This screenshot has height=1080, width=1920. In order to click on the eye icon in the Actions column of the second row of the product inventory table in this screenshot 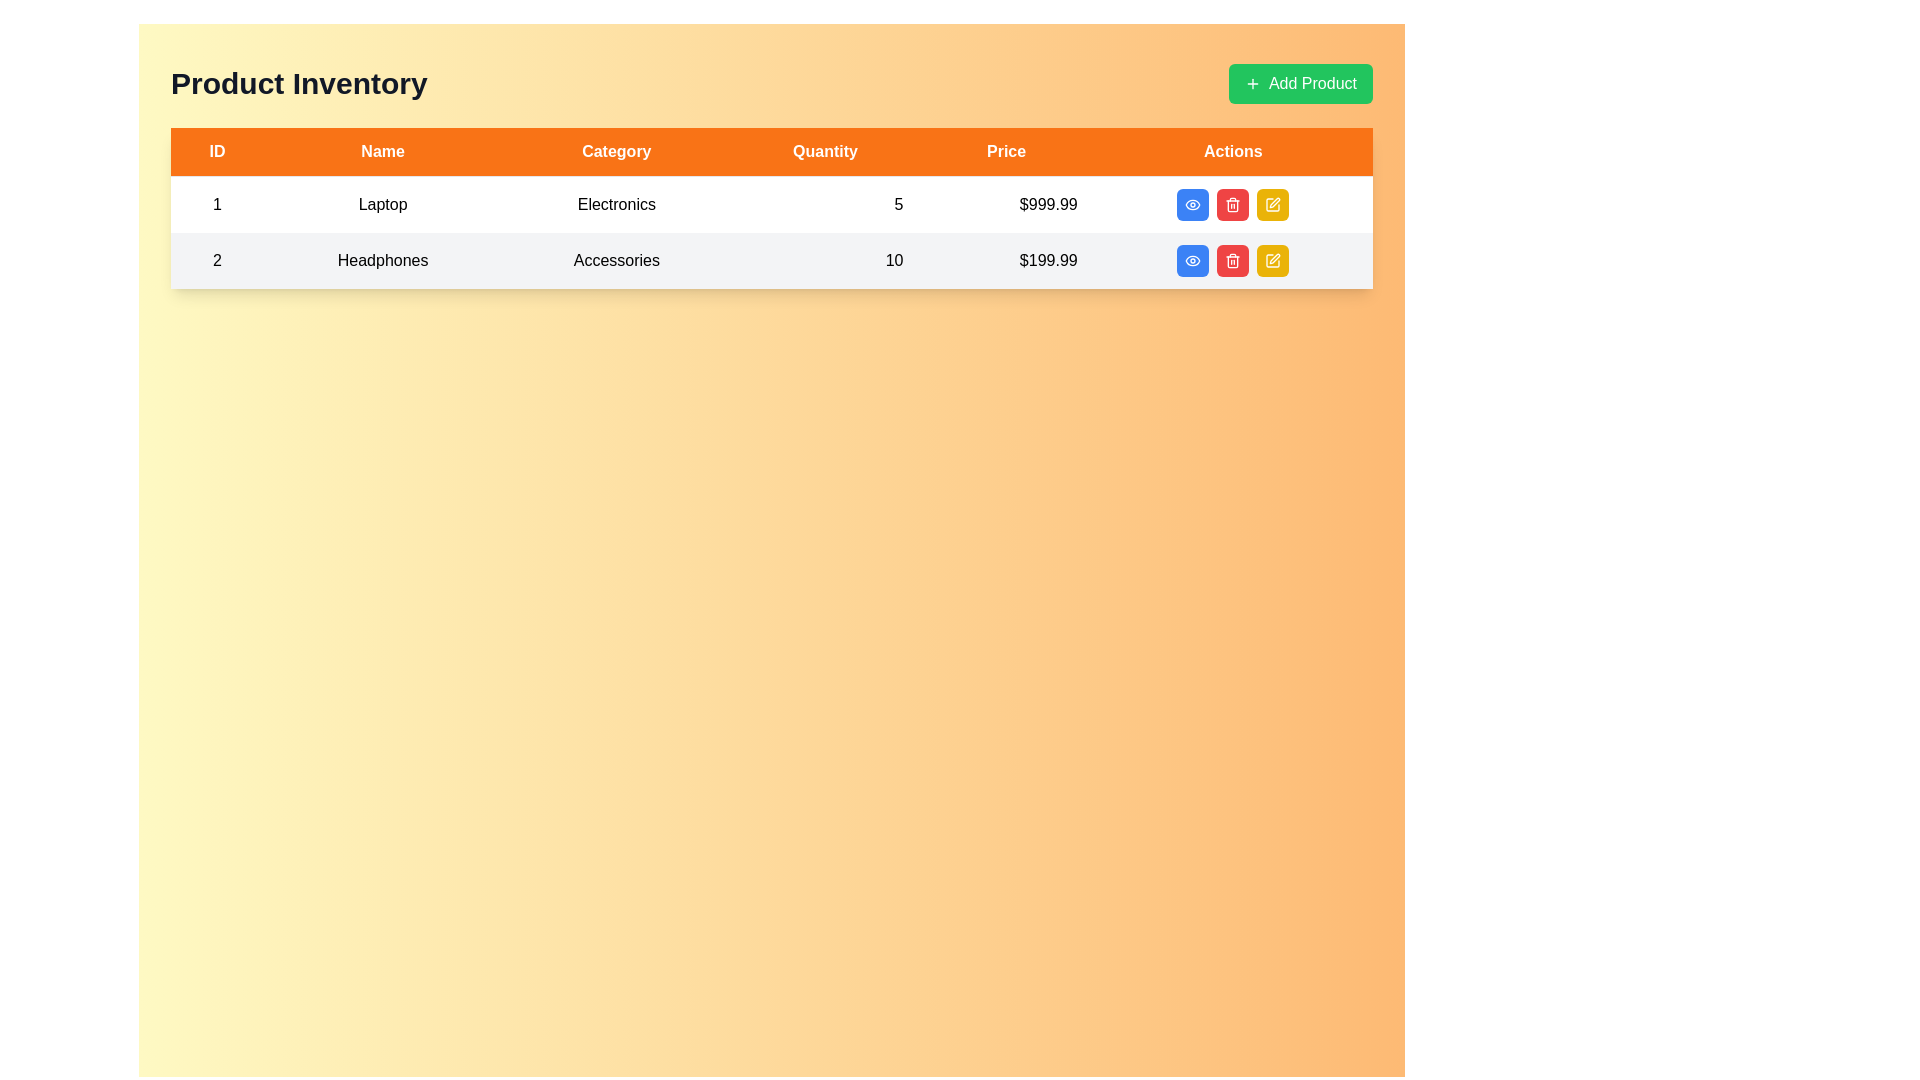, I will do `click(1193, 260)`.